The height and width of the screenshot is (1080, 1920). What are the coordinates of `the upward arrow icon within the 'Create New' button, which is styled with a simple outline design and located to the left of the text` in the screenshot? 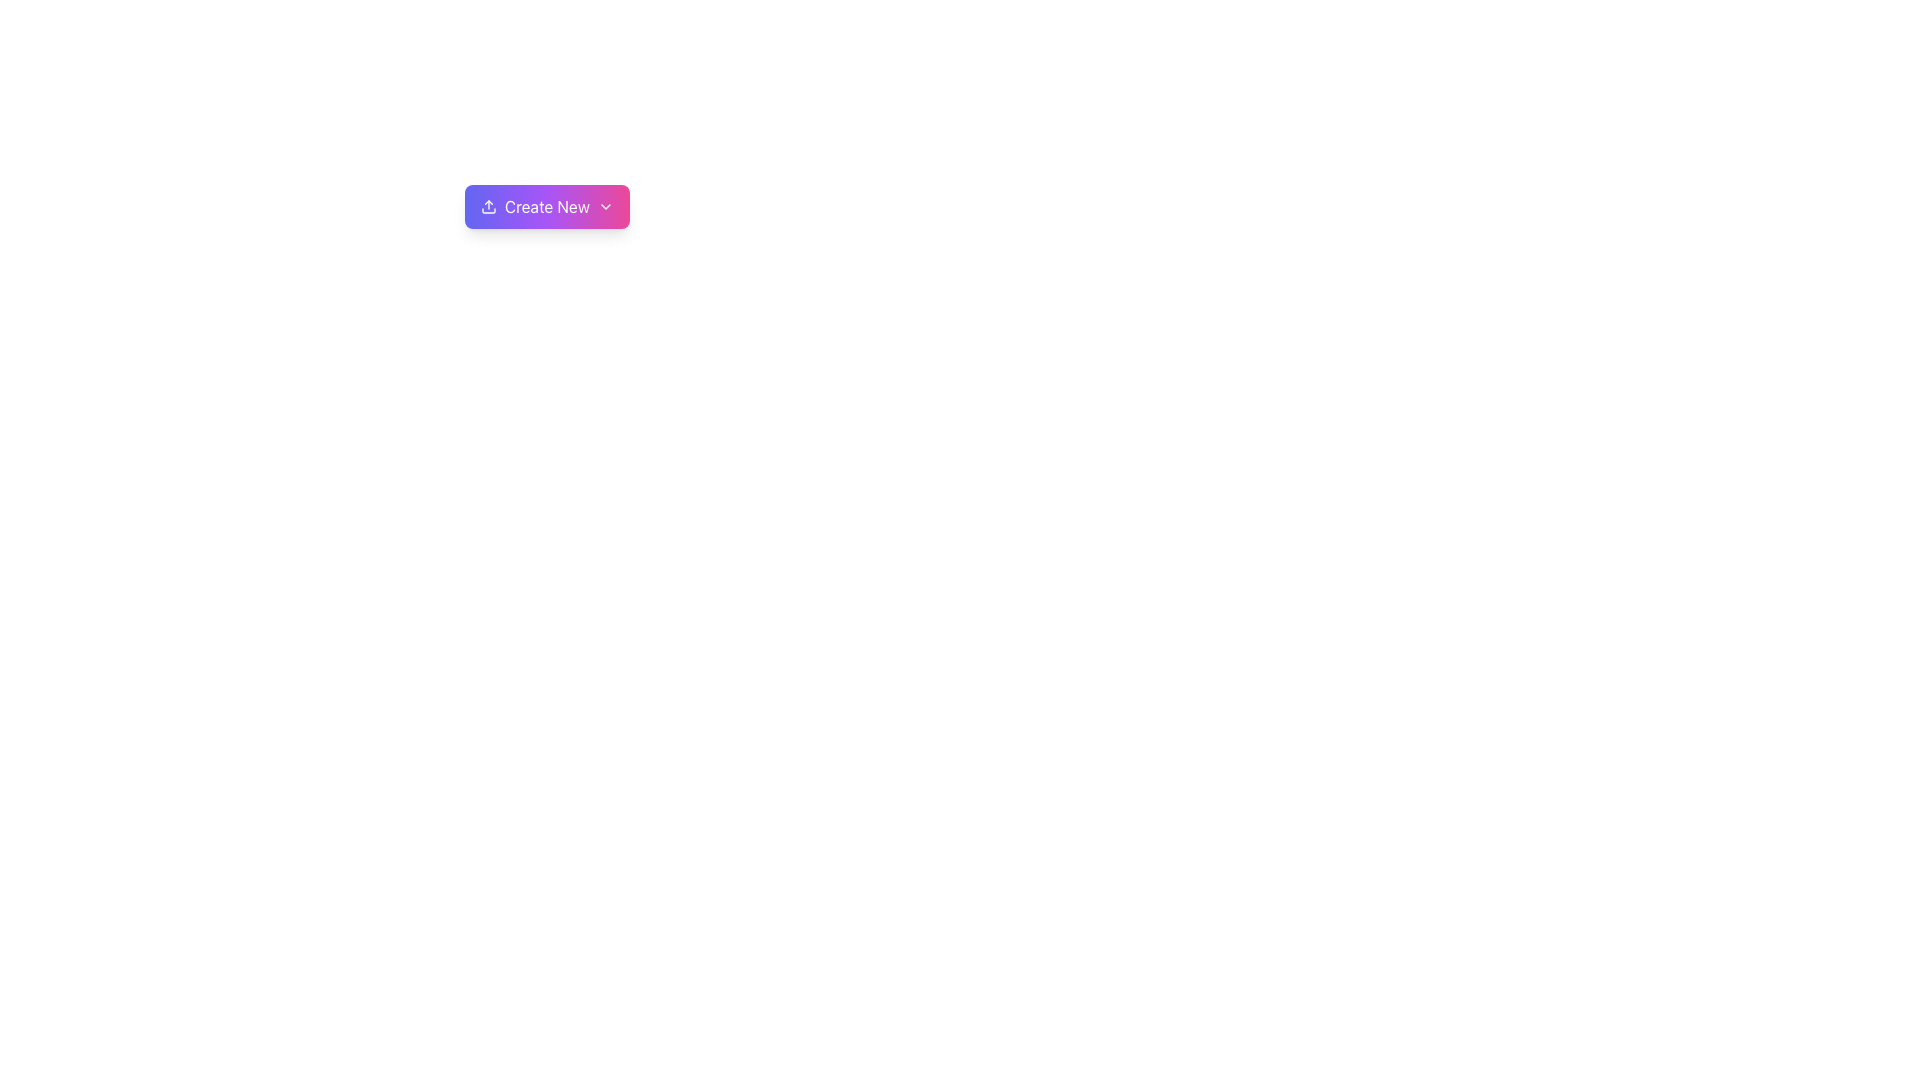 It's located at (489, 207).